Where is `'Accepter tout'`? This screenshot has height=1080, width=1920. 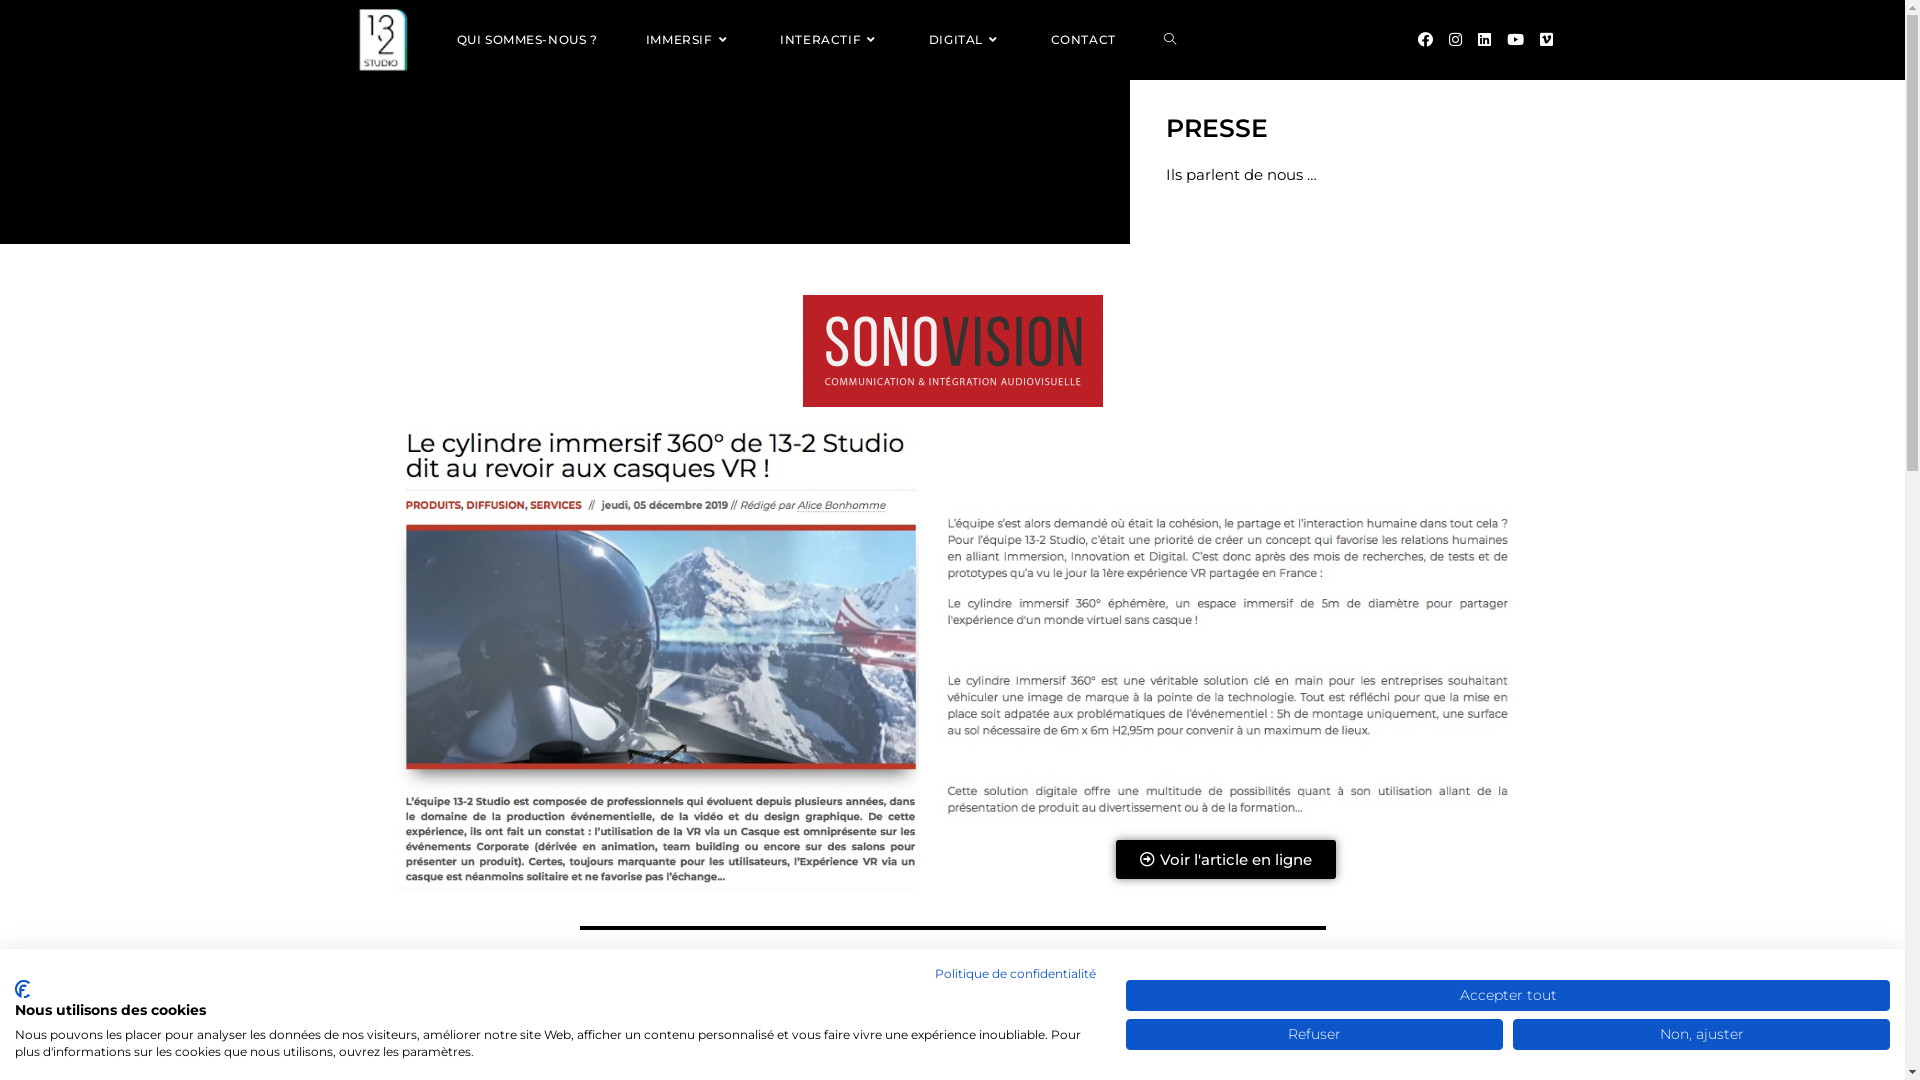
'Accepter tout' is located at coordinates (1507, 995).